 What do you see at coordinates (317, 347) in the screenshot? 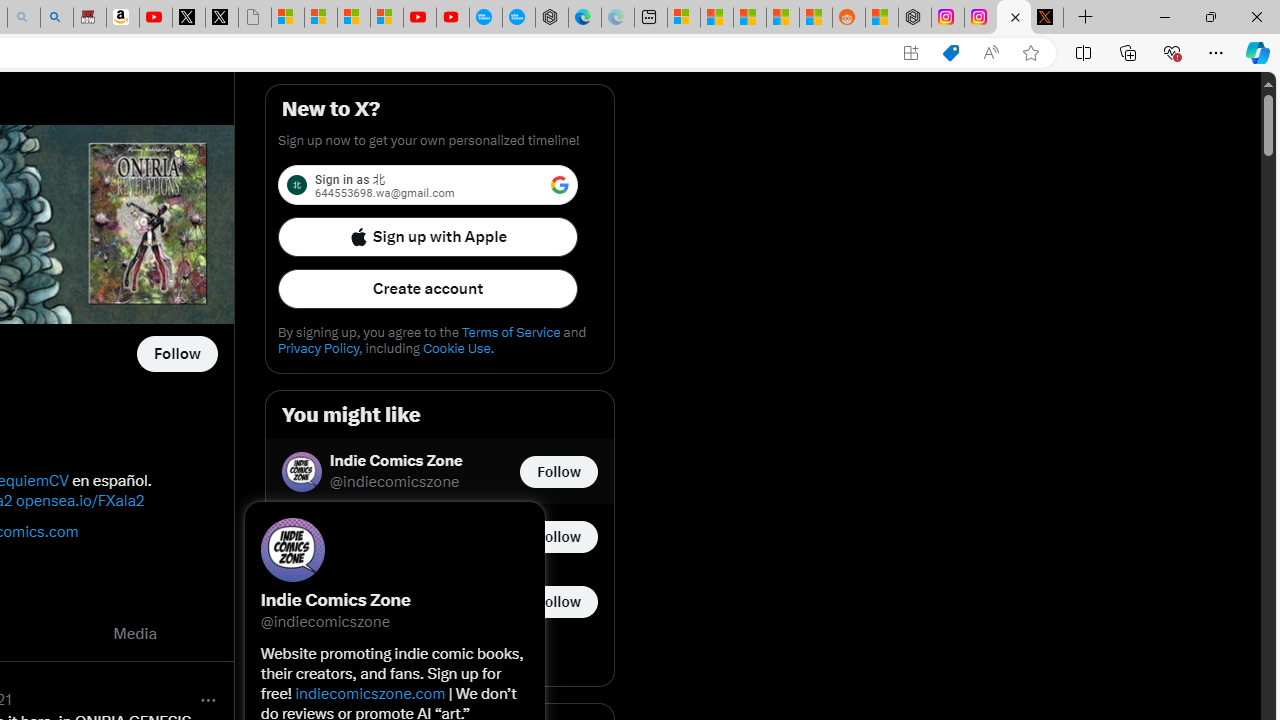
I see `'Privacy Policy'` at bounding box center [317, 347].